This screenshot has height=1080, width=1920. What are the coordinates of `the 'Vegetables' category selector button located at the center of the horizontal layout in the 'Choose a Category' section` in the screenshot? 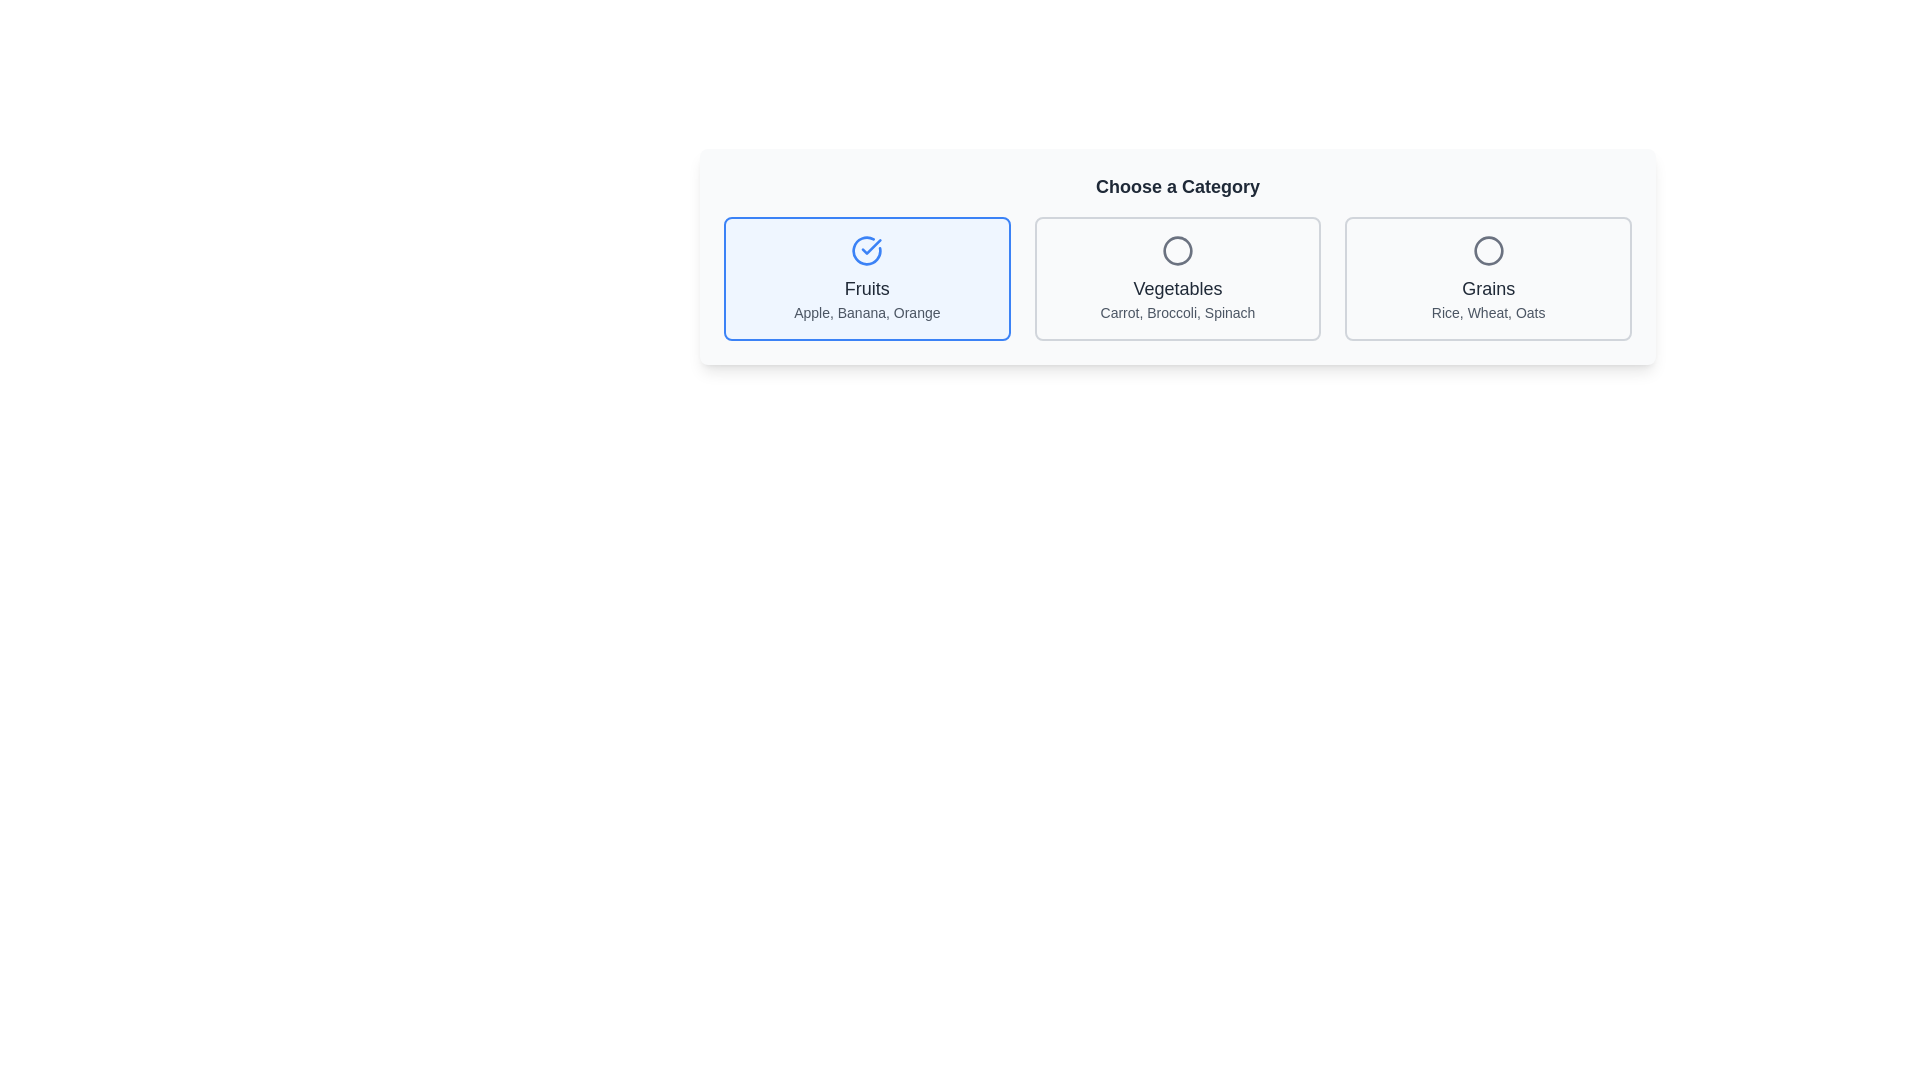 It's located at (1177, 278).